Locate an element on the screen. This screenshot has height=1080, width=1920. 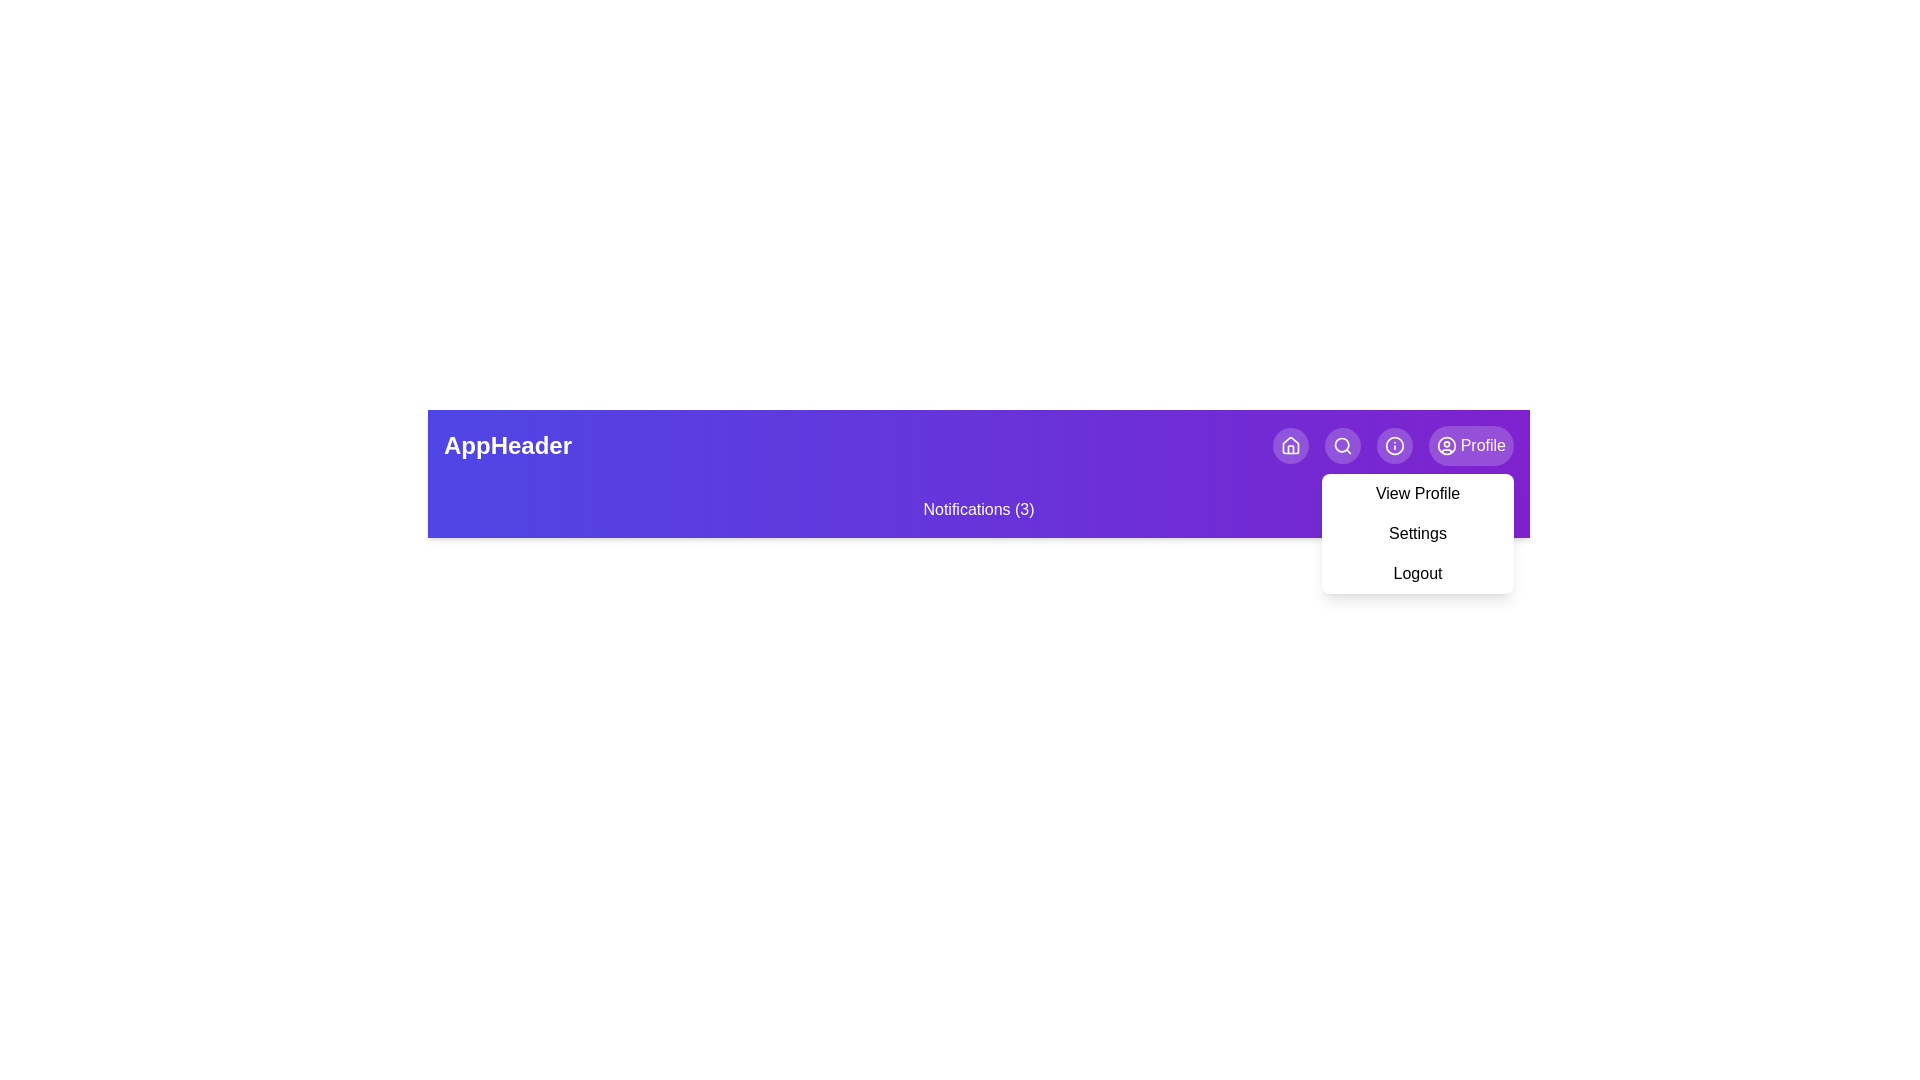
the notifications icon to view notifications is located at coordinates (1342, 445).